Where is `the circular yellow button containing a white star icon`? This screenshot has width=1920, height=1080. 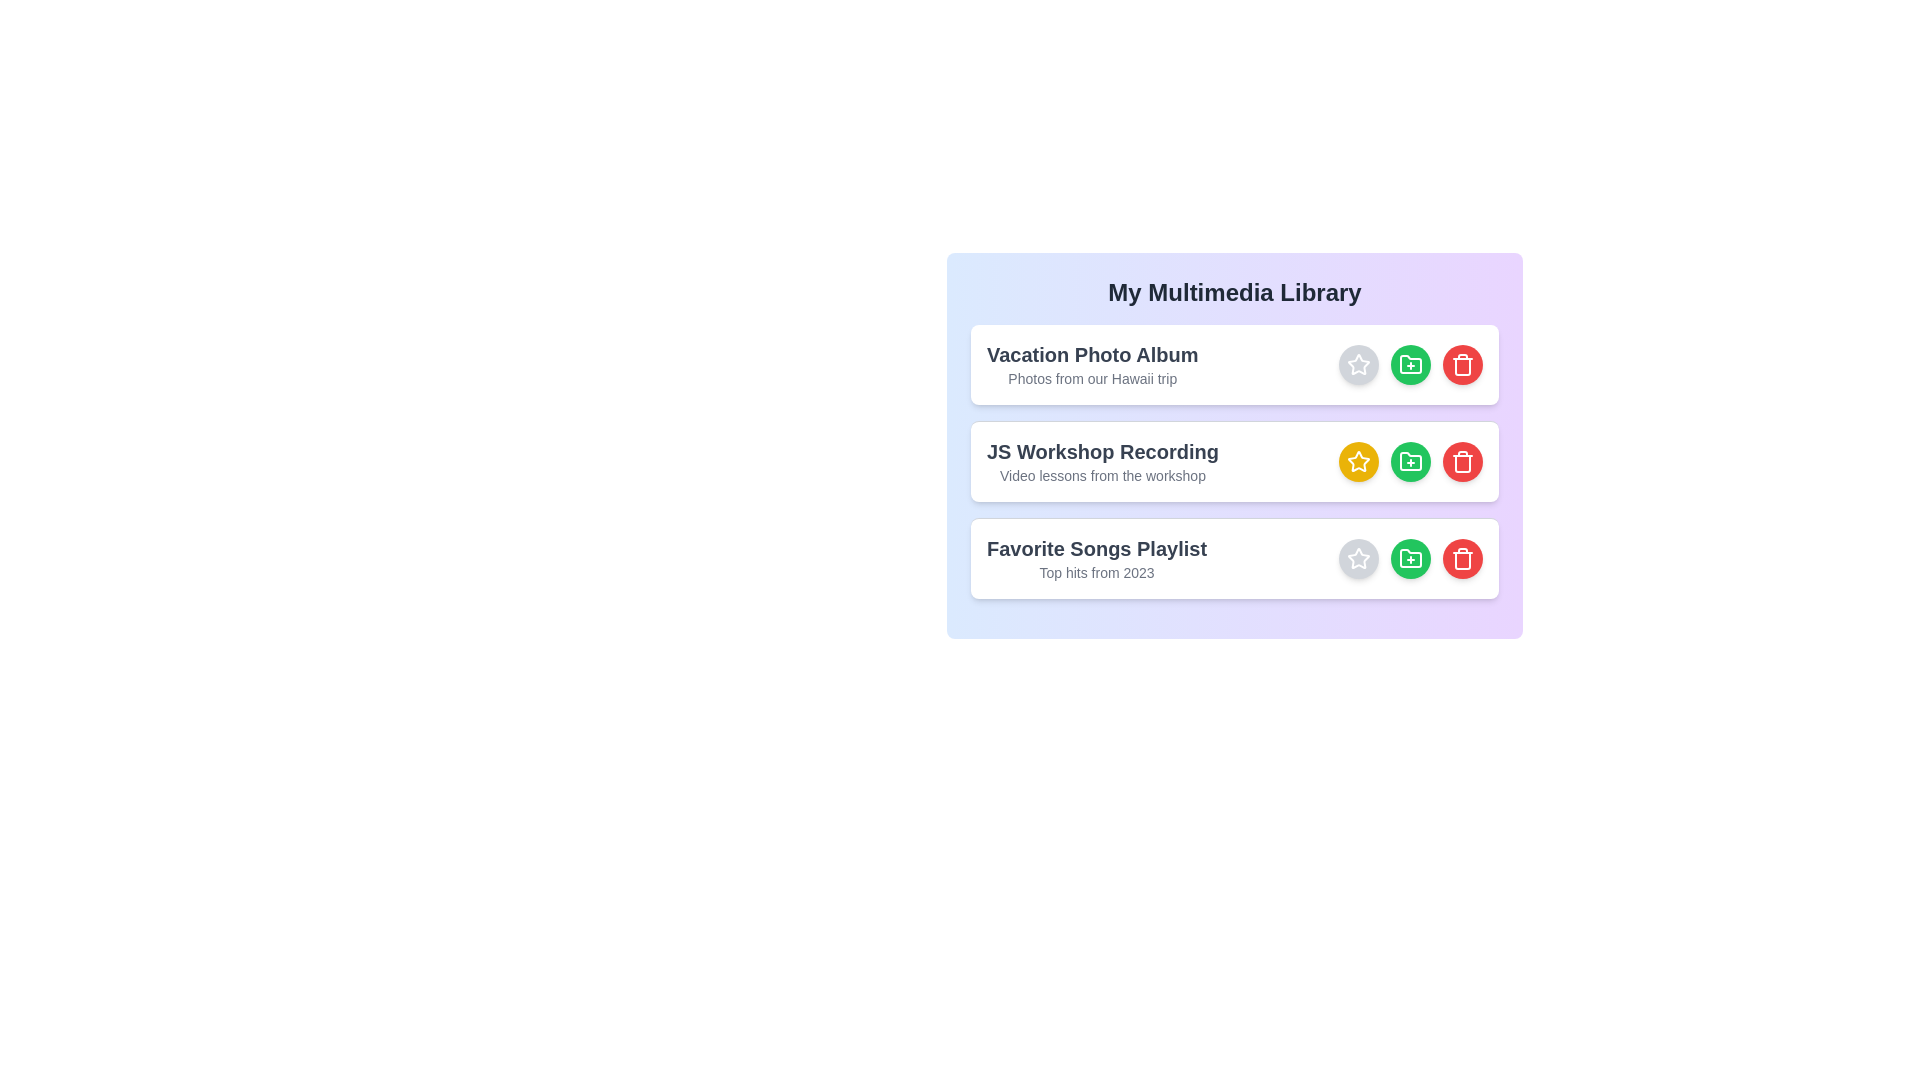
the circular yellow button containing a white star icon is located at coordinates (1358, 462).